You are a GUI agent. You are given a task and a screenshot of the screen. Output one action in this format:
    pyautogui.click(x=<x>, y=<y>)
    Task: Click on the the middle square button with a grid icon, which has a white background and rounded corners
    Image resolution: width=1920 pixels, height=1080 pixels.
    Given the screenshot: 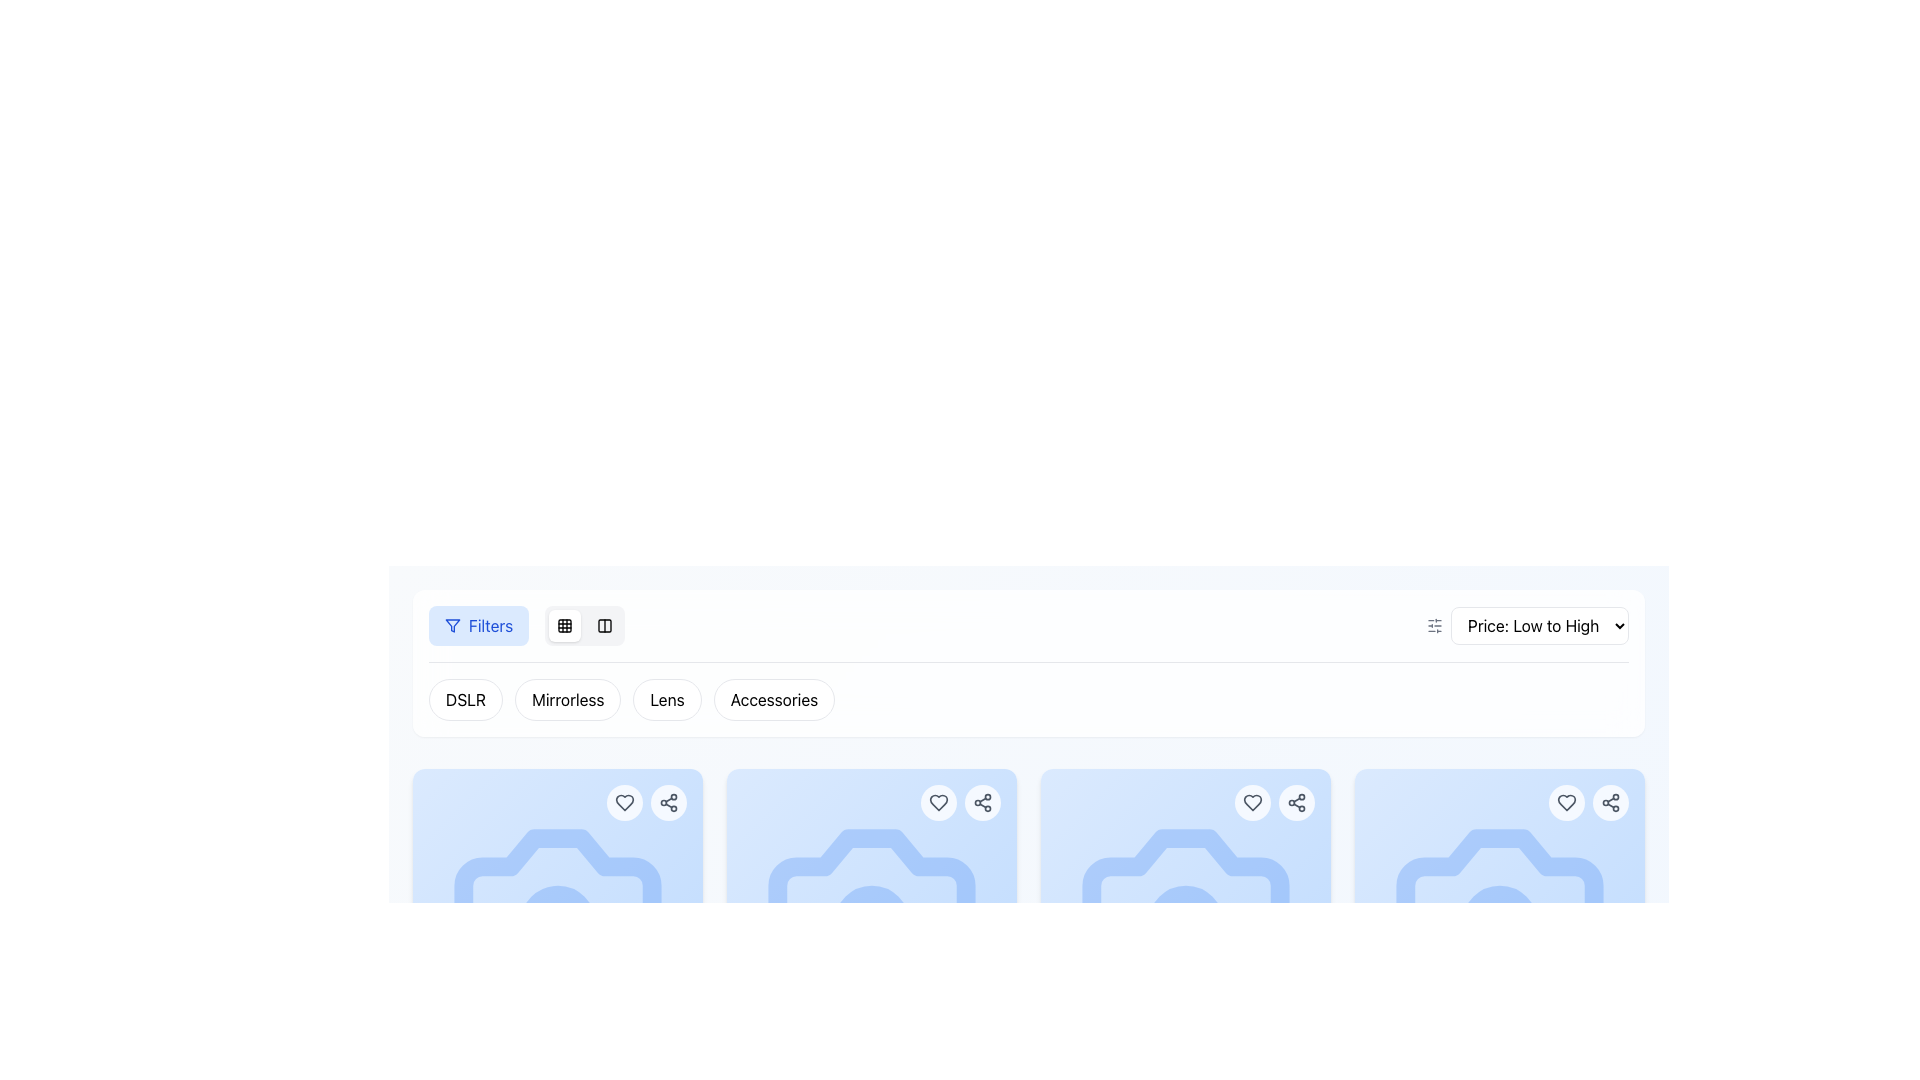 What is the action you would take?
    pyautogui.click(x=564, y=624)
    